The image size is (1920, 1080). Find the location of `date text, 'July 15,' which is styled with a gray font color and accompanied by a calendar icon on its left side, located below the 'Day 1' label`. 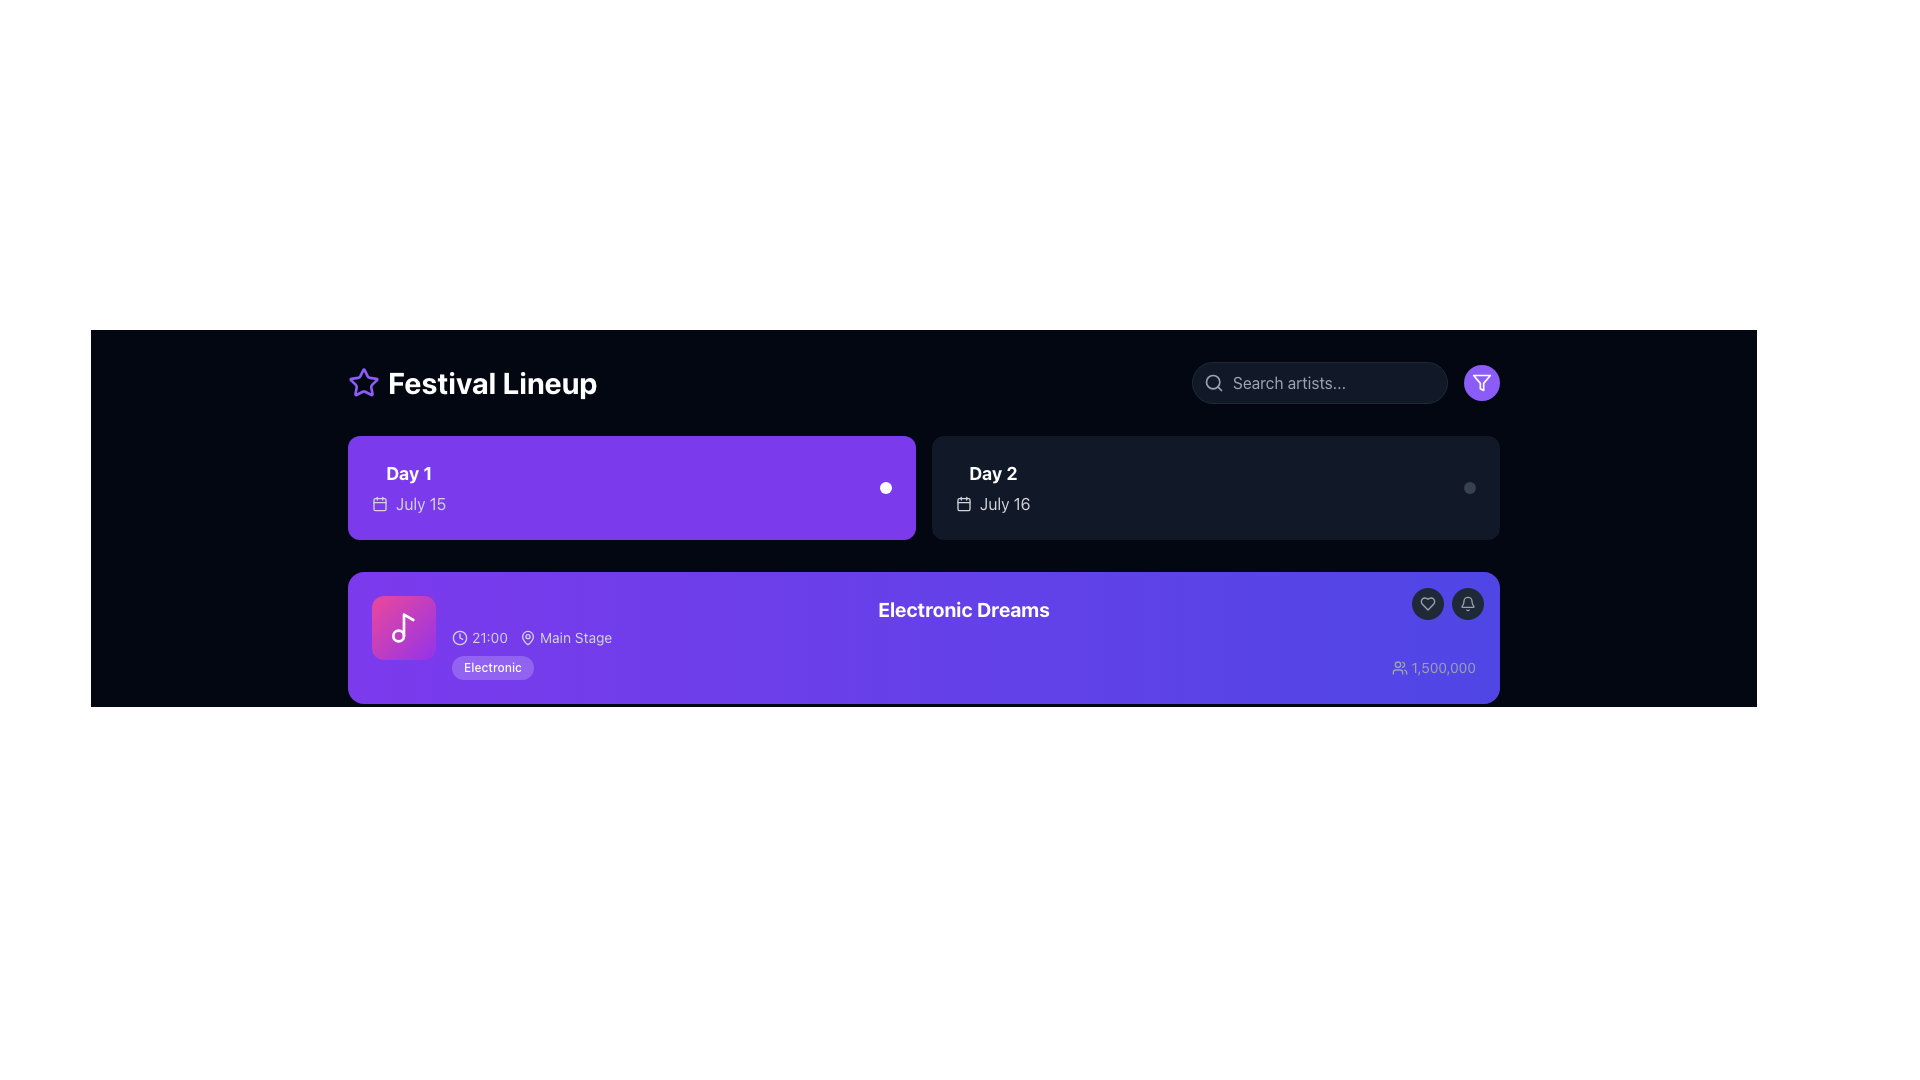

date text, 'July 15,' which is styled with a gray font color and accompanied by a calendar icon on its left side, located below the 'Day 1' label is located at coordinates (408, 503).